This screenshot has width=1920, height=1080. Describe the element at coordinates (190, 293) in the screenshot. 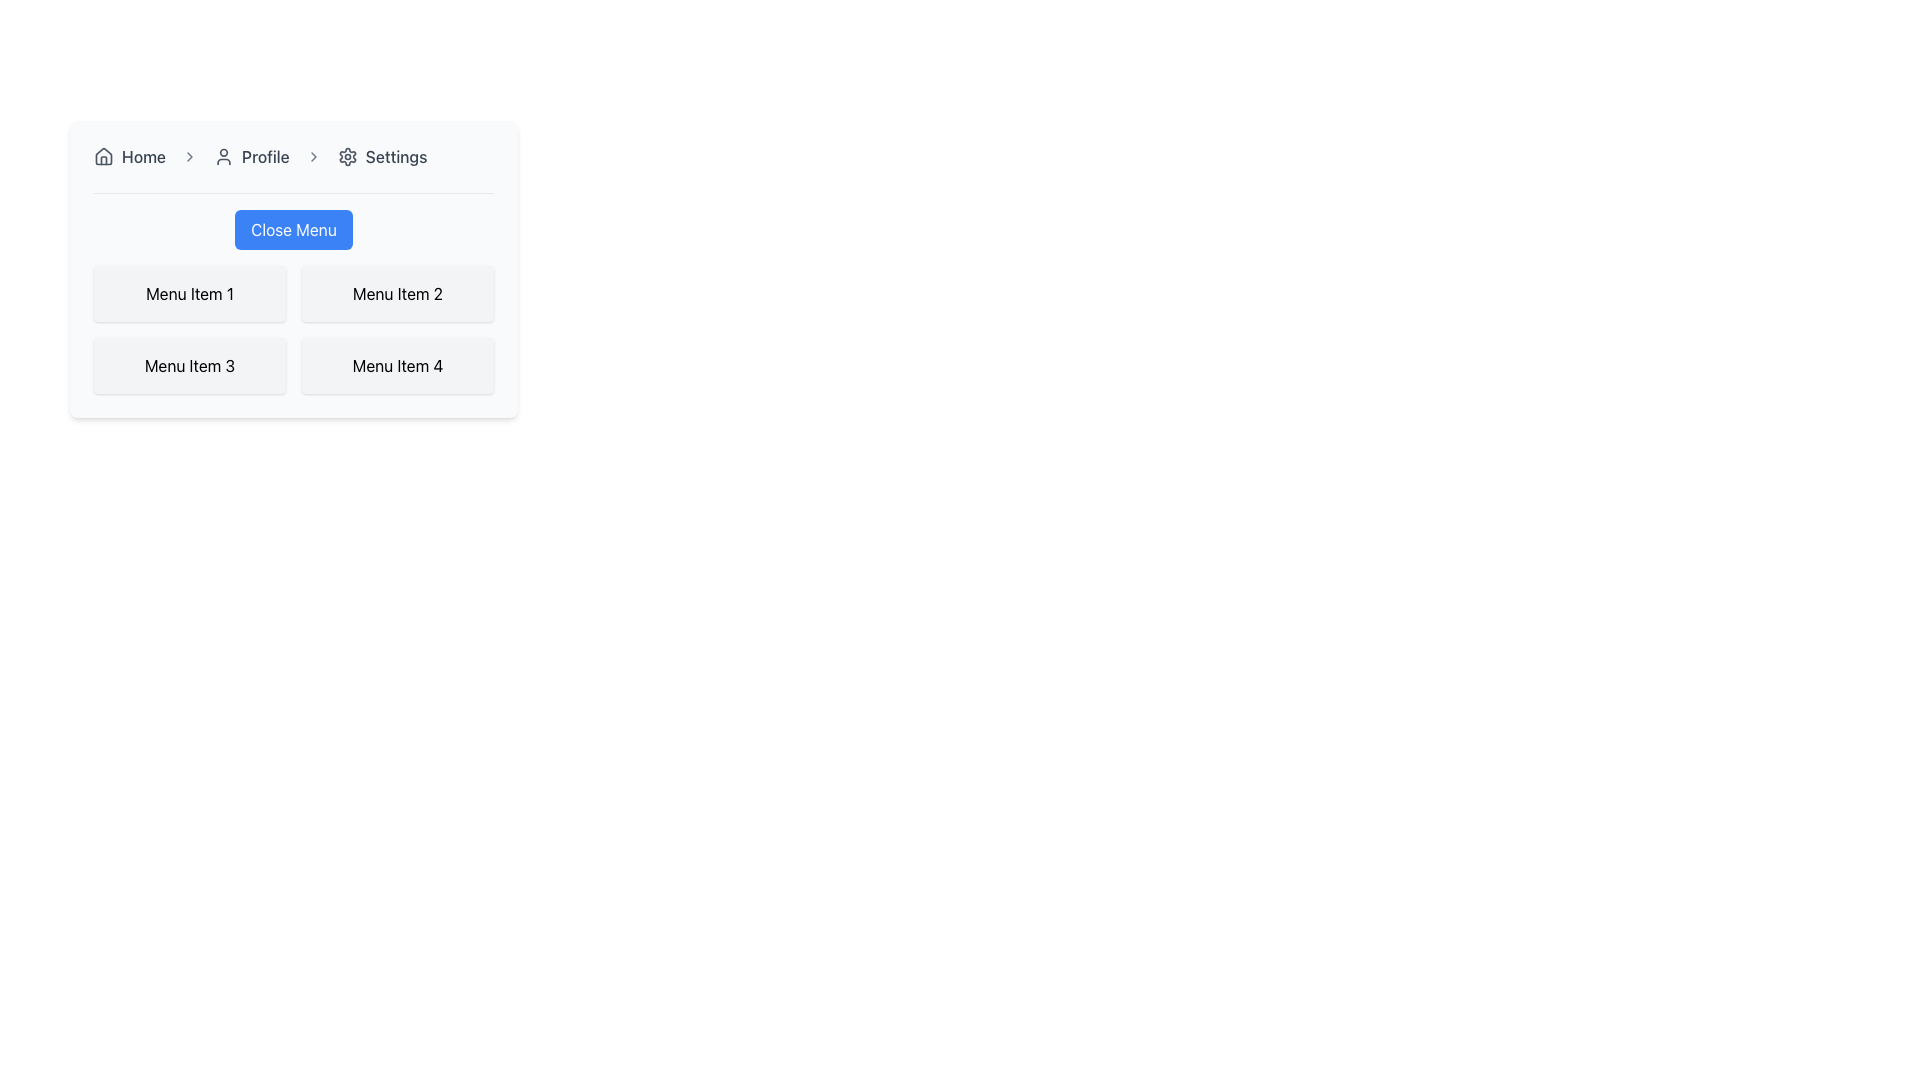

I see `the button labeled 'Menu Item 1', which is a rectangular button with rounded corners and a light gray background` at that location.